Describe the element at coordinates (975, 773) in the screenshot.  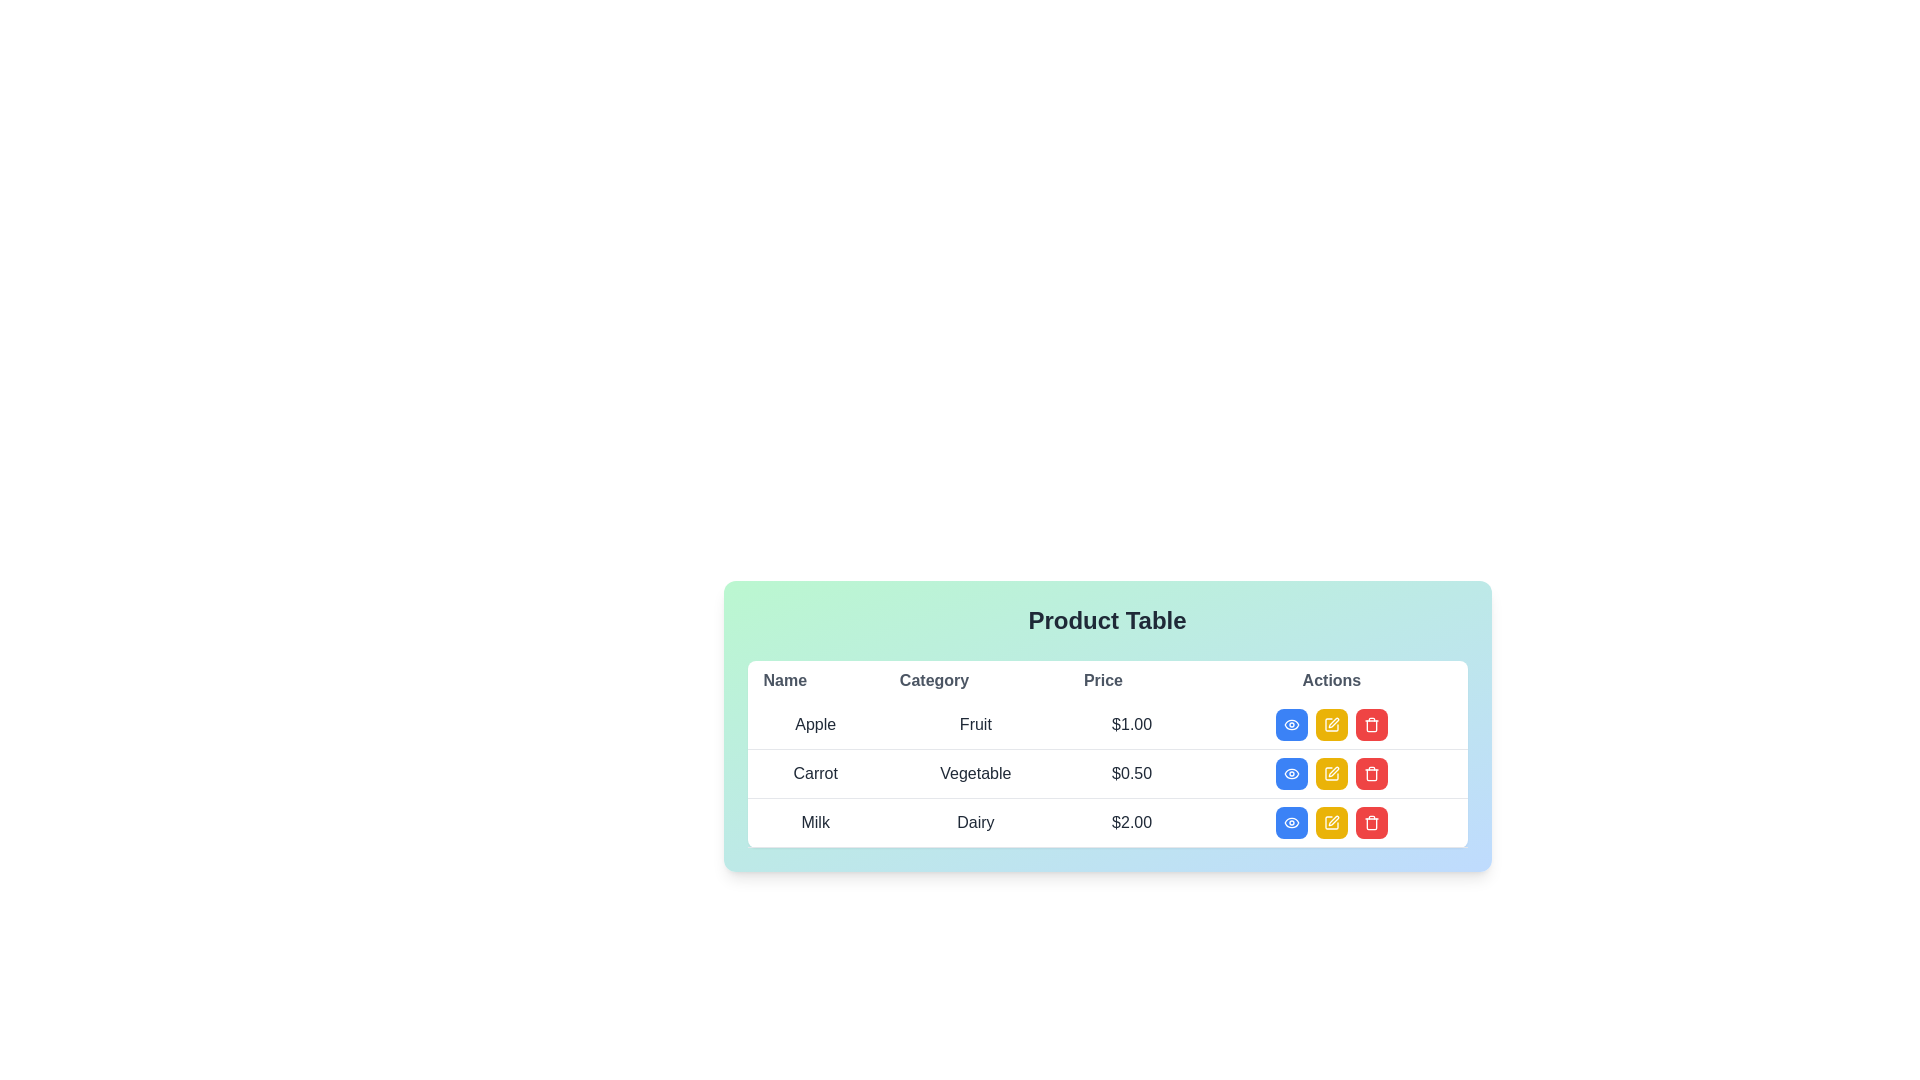
I see `the 'Vegetable' text label in the second row of the table under the 'Category' header, positioned between 'Carrot' and '$0.50'` at that location.